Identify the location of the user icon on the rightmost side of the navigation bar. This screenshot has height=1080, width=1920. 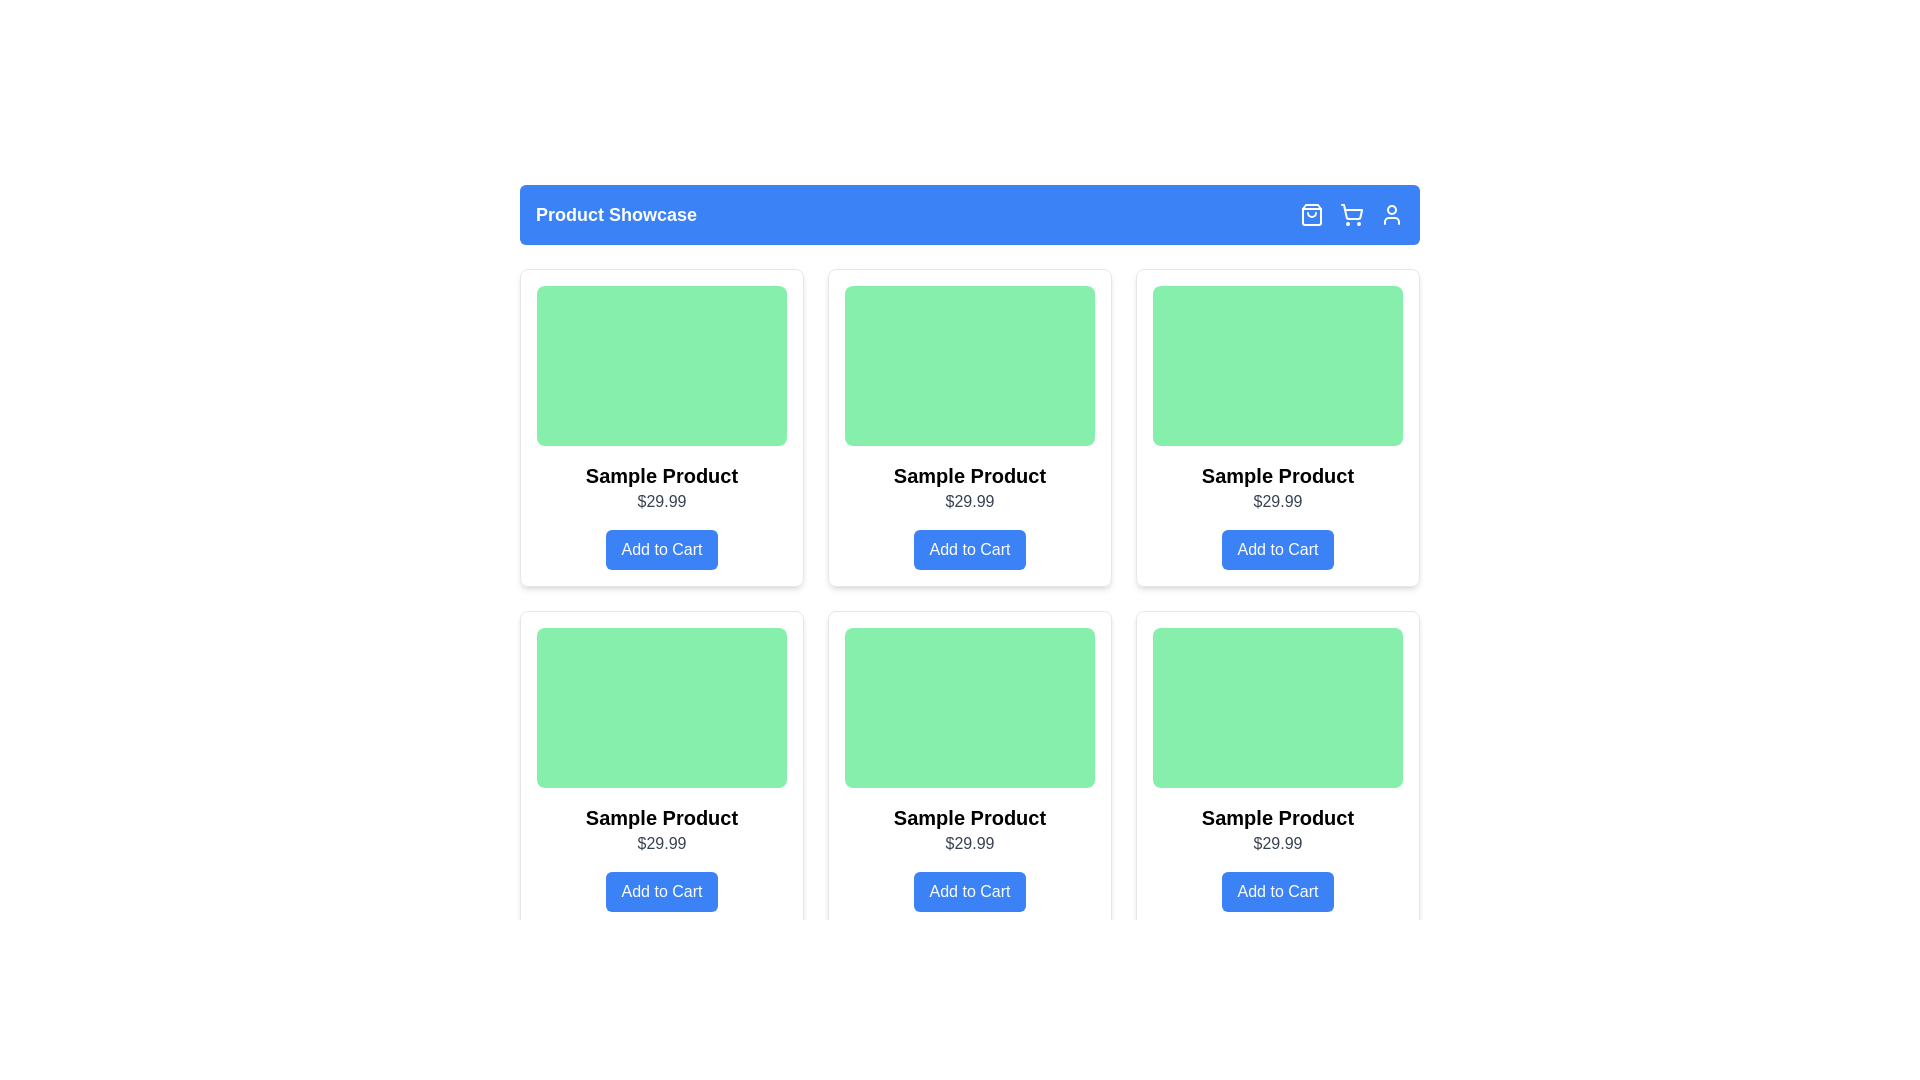
(1391, 215).